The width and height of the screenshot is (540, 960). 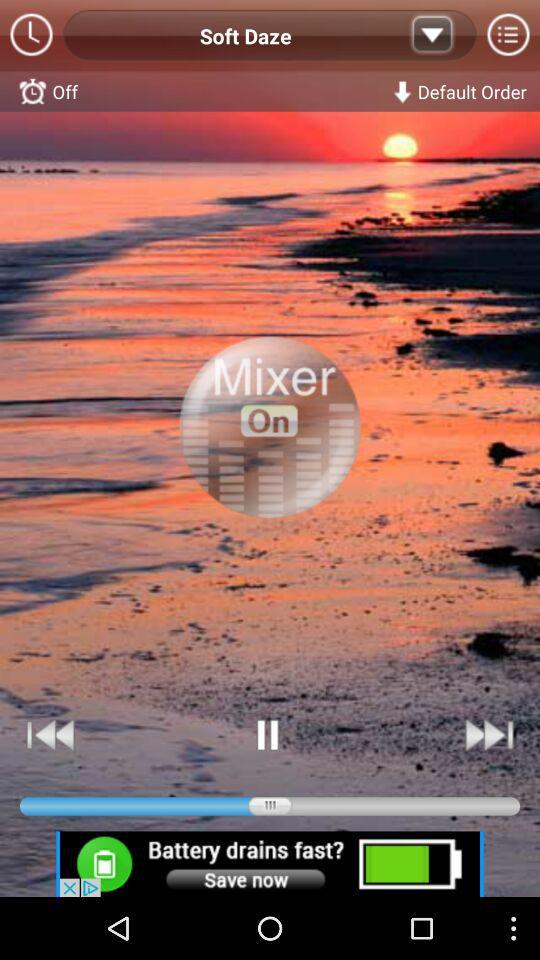 What do you see at coordinates (51, 734) in the screenshot?
I see `rewind` at bounding box center [51, 734].